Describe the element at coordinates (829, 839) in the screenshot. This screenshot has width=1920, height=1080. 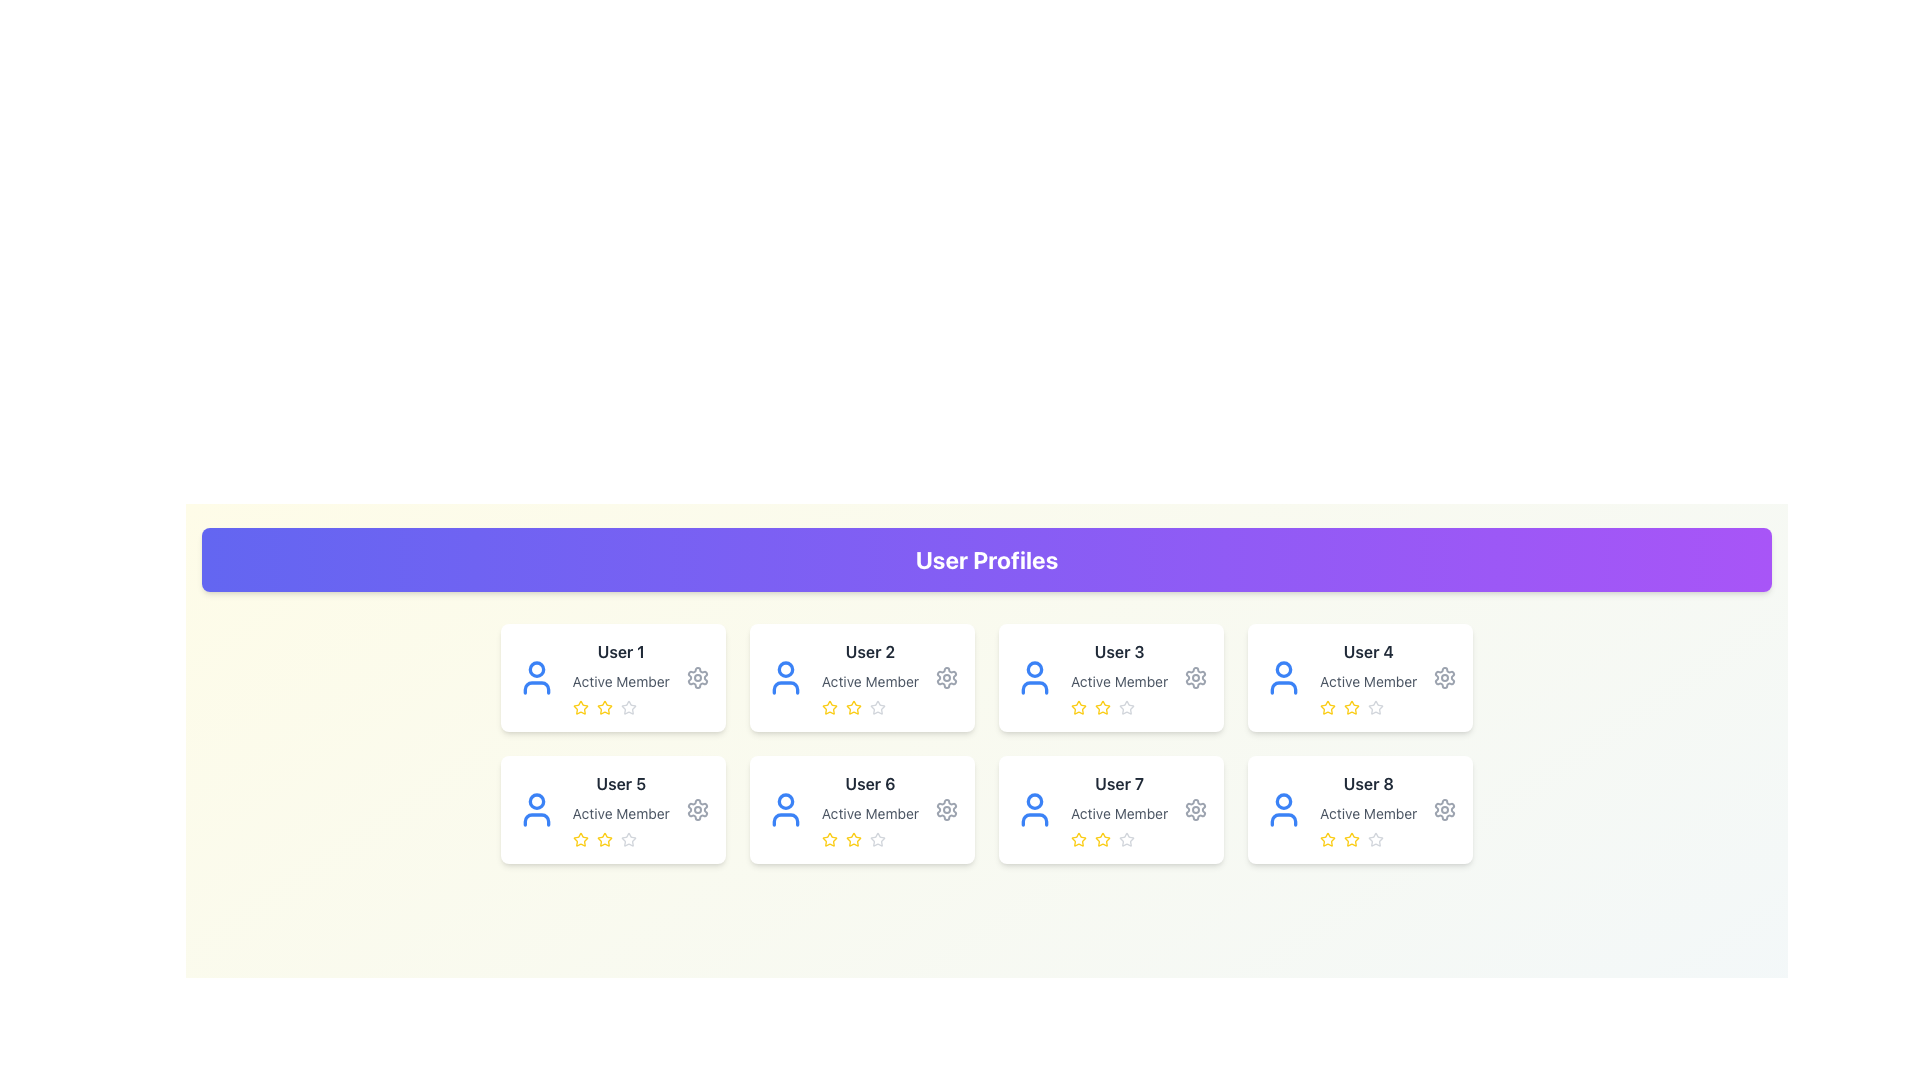
I see `the third yellow star icon in the rating row of the user card titled 'User 6'` at that location.